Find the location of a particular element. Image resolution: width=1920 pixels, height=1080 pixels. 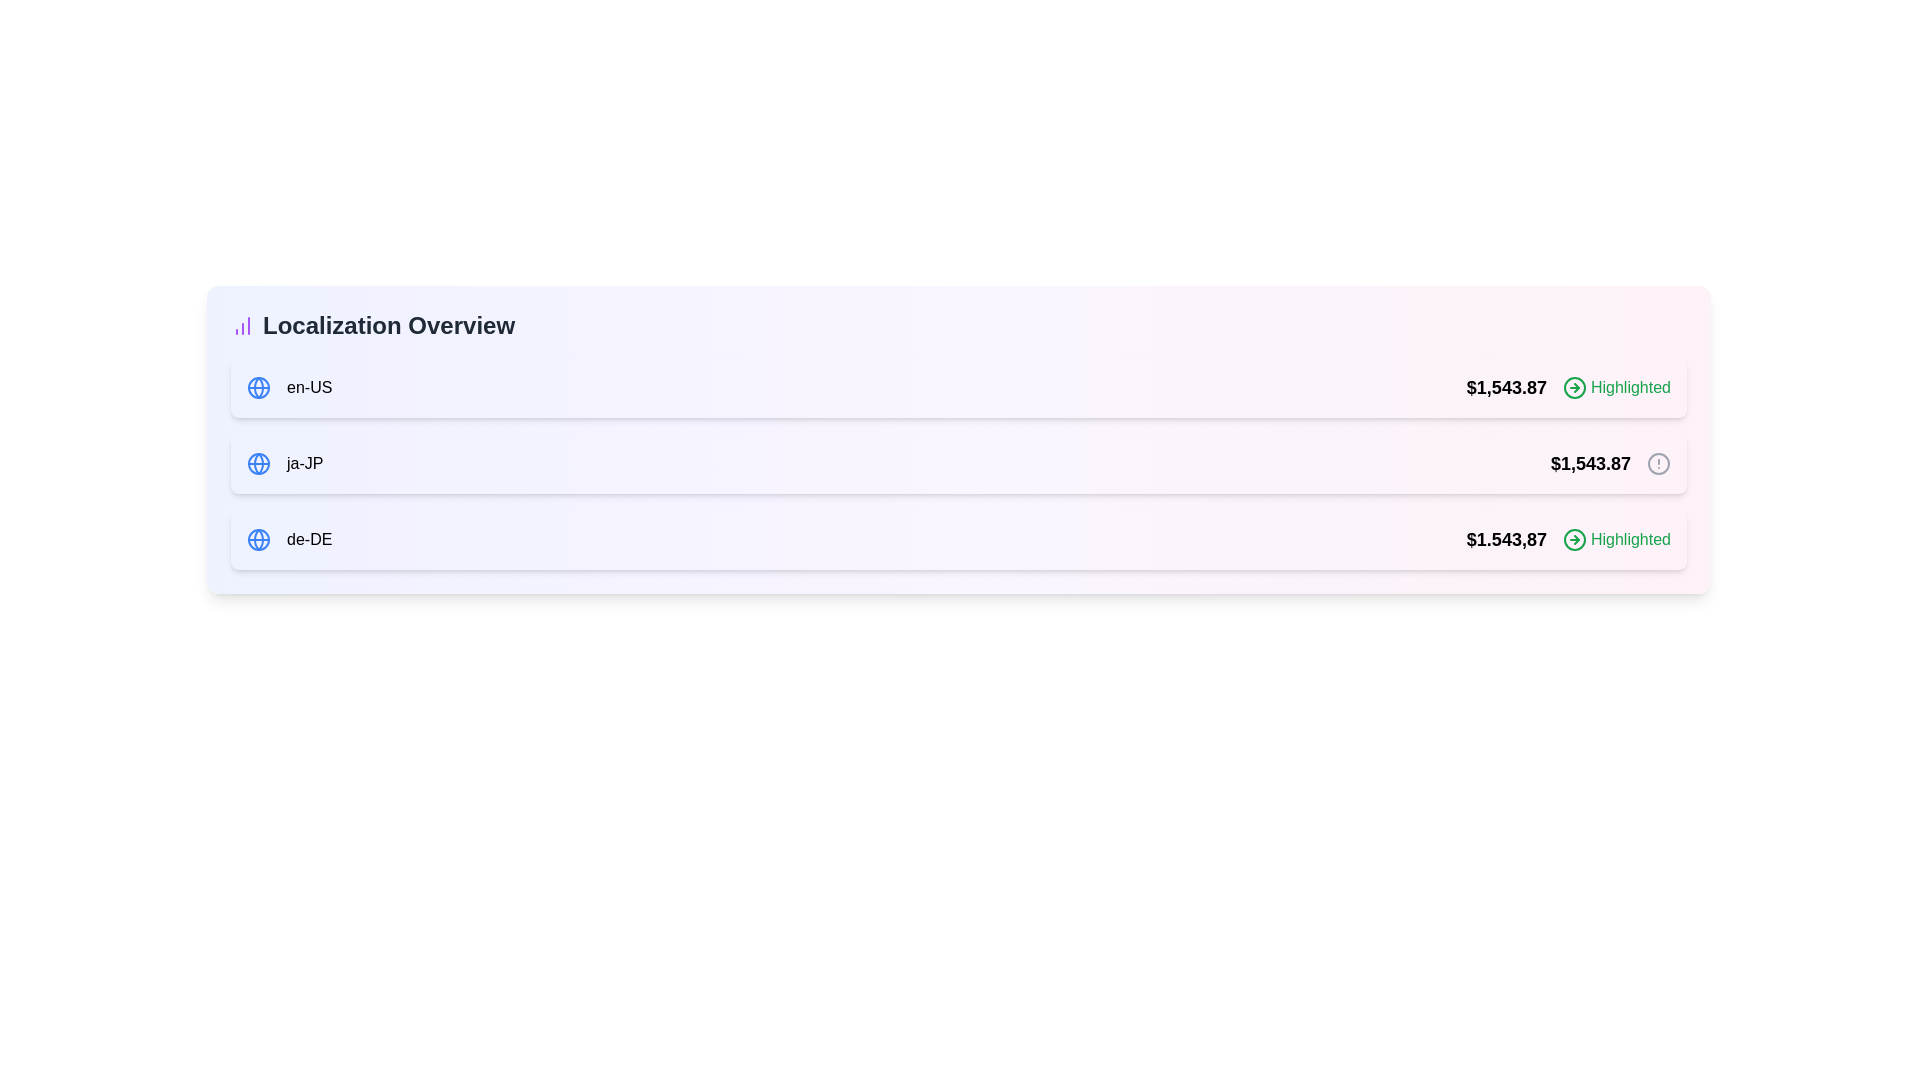

the Circle graphic element in the second row, aligned with 'ja-JP' and the price '$1,543.87' is located at coordinates (1659, 463).